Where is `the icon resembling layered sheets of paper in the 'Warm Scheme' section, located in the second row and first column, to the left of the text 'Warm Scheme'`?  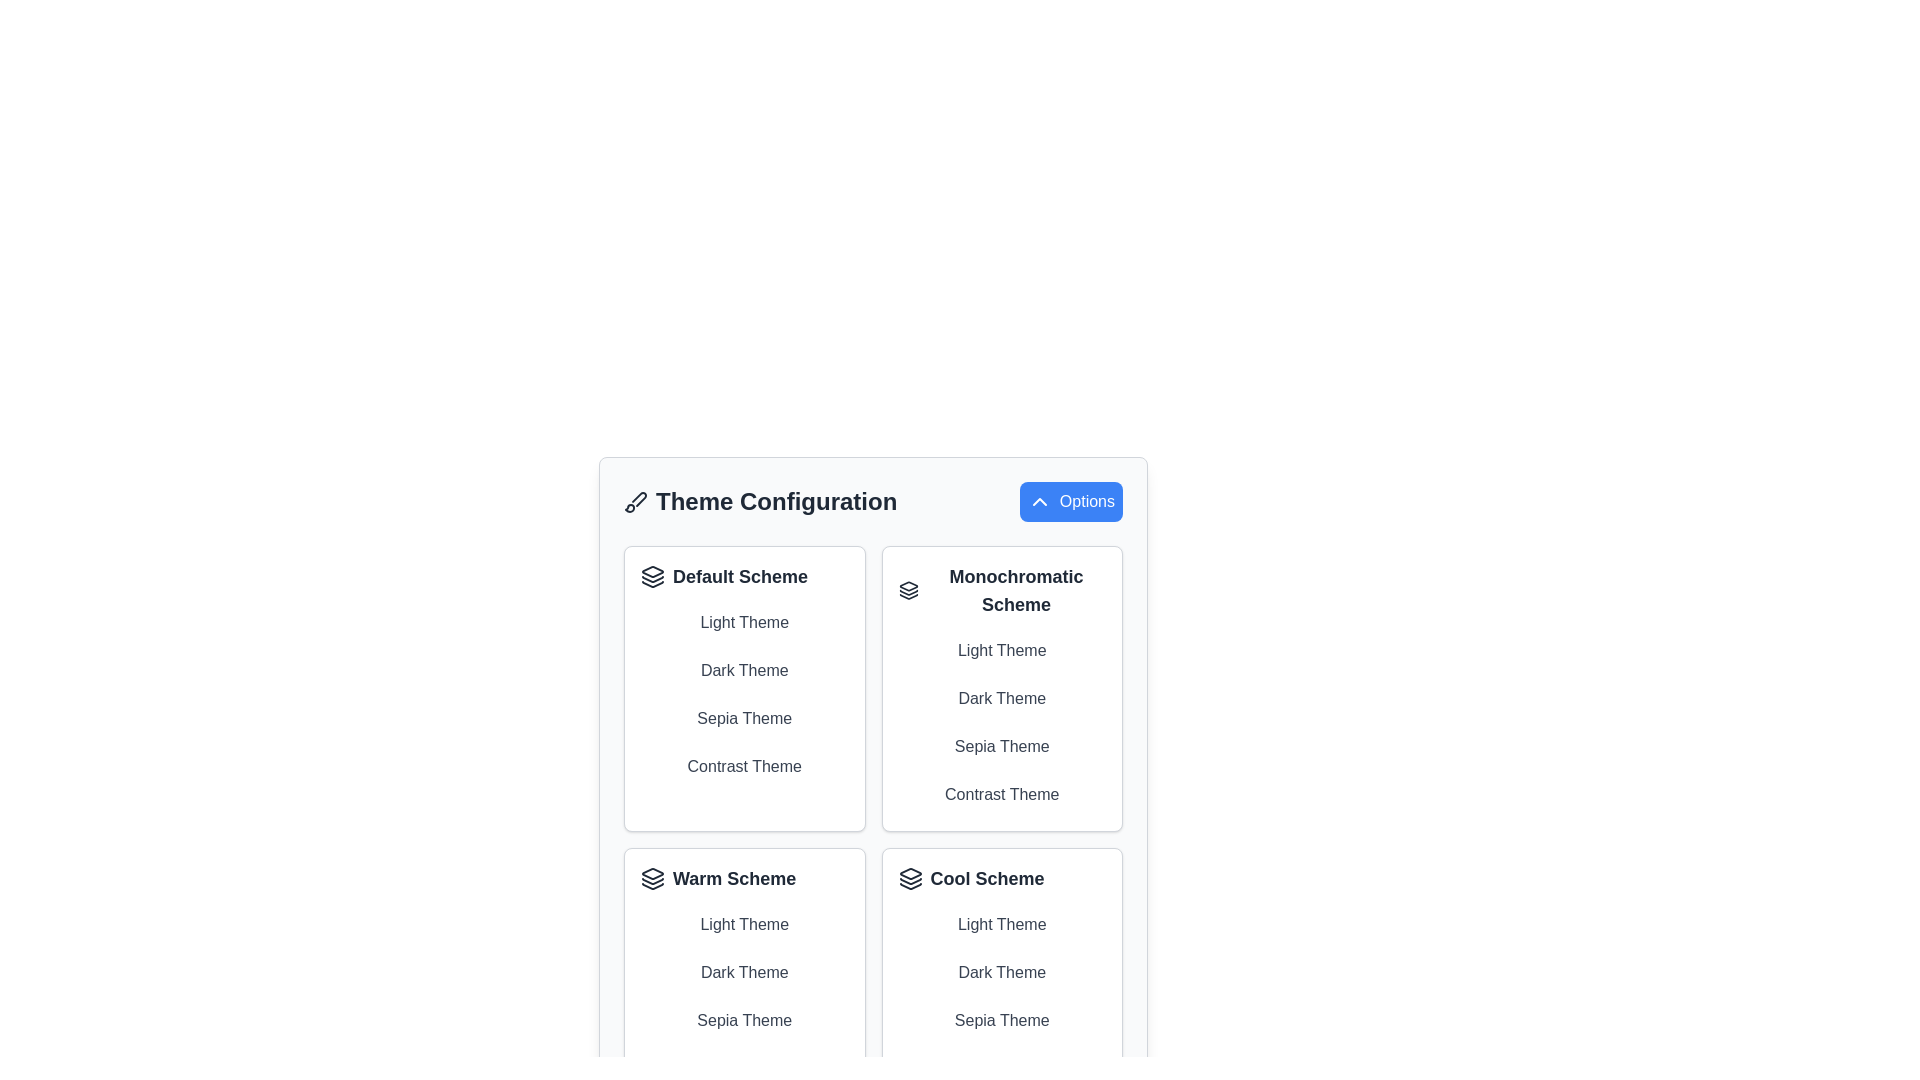
the icon resembling layered sheets of paper in the 'Warm Scheme' section, located in the second row and first column, to the left of the text 'Warm Scheme' is located at coordinates (652, 878).